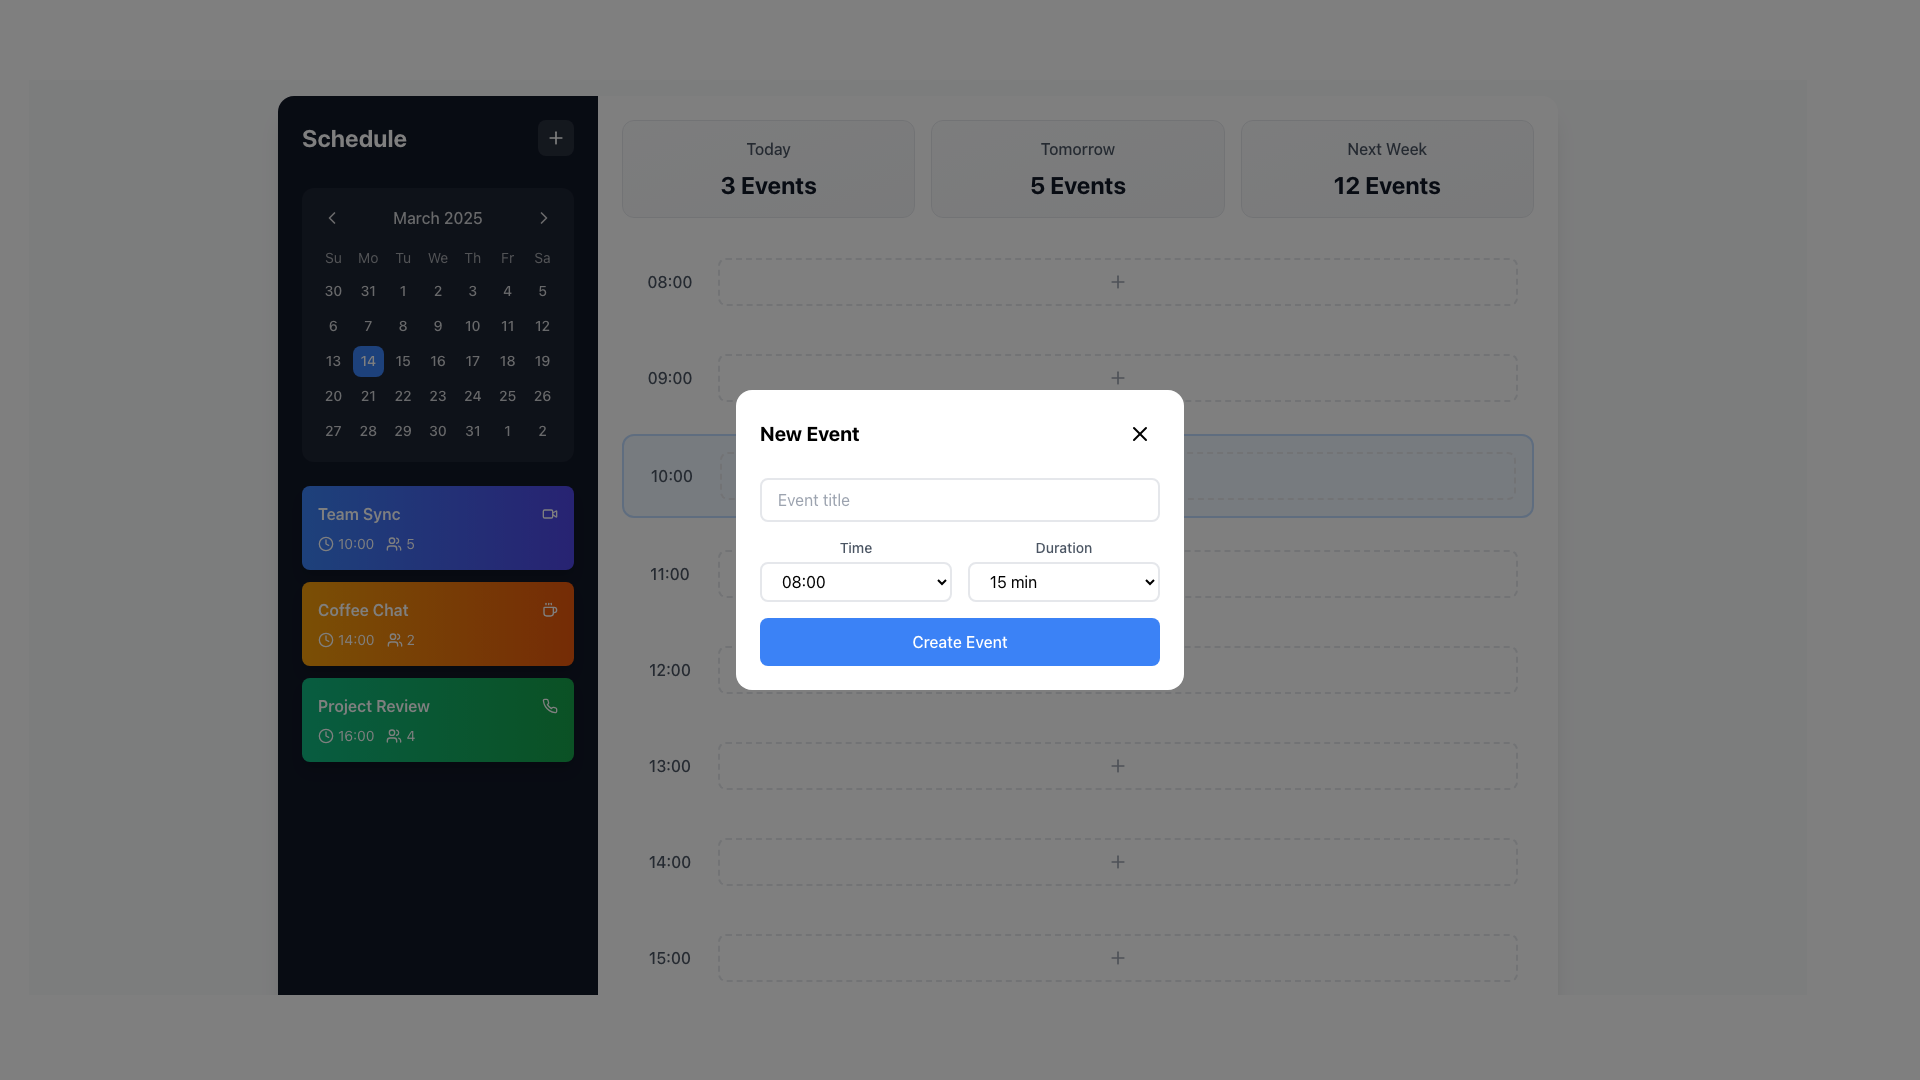 This screenshot has width=1920, height=1080. What do you see at coordinates (556, 137) in the screenshot?
I see `the 'Add New Item' button located at the top-right corner of the 'Schedule' panel to observe hover effects` at bounding box center [556, 137].